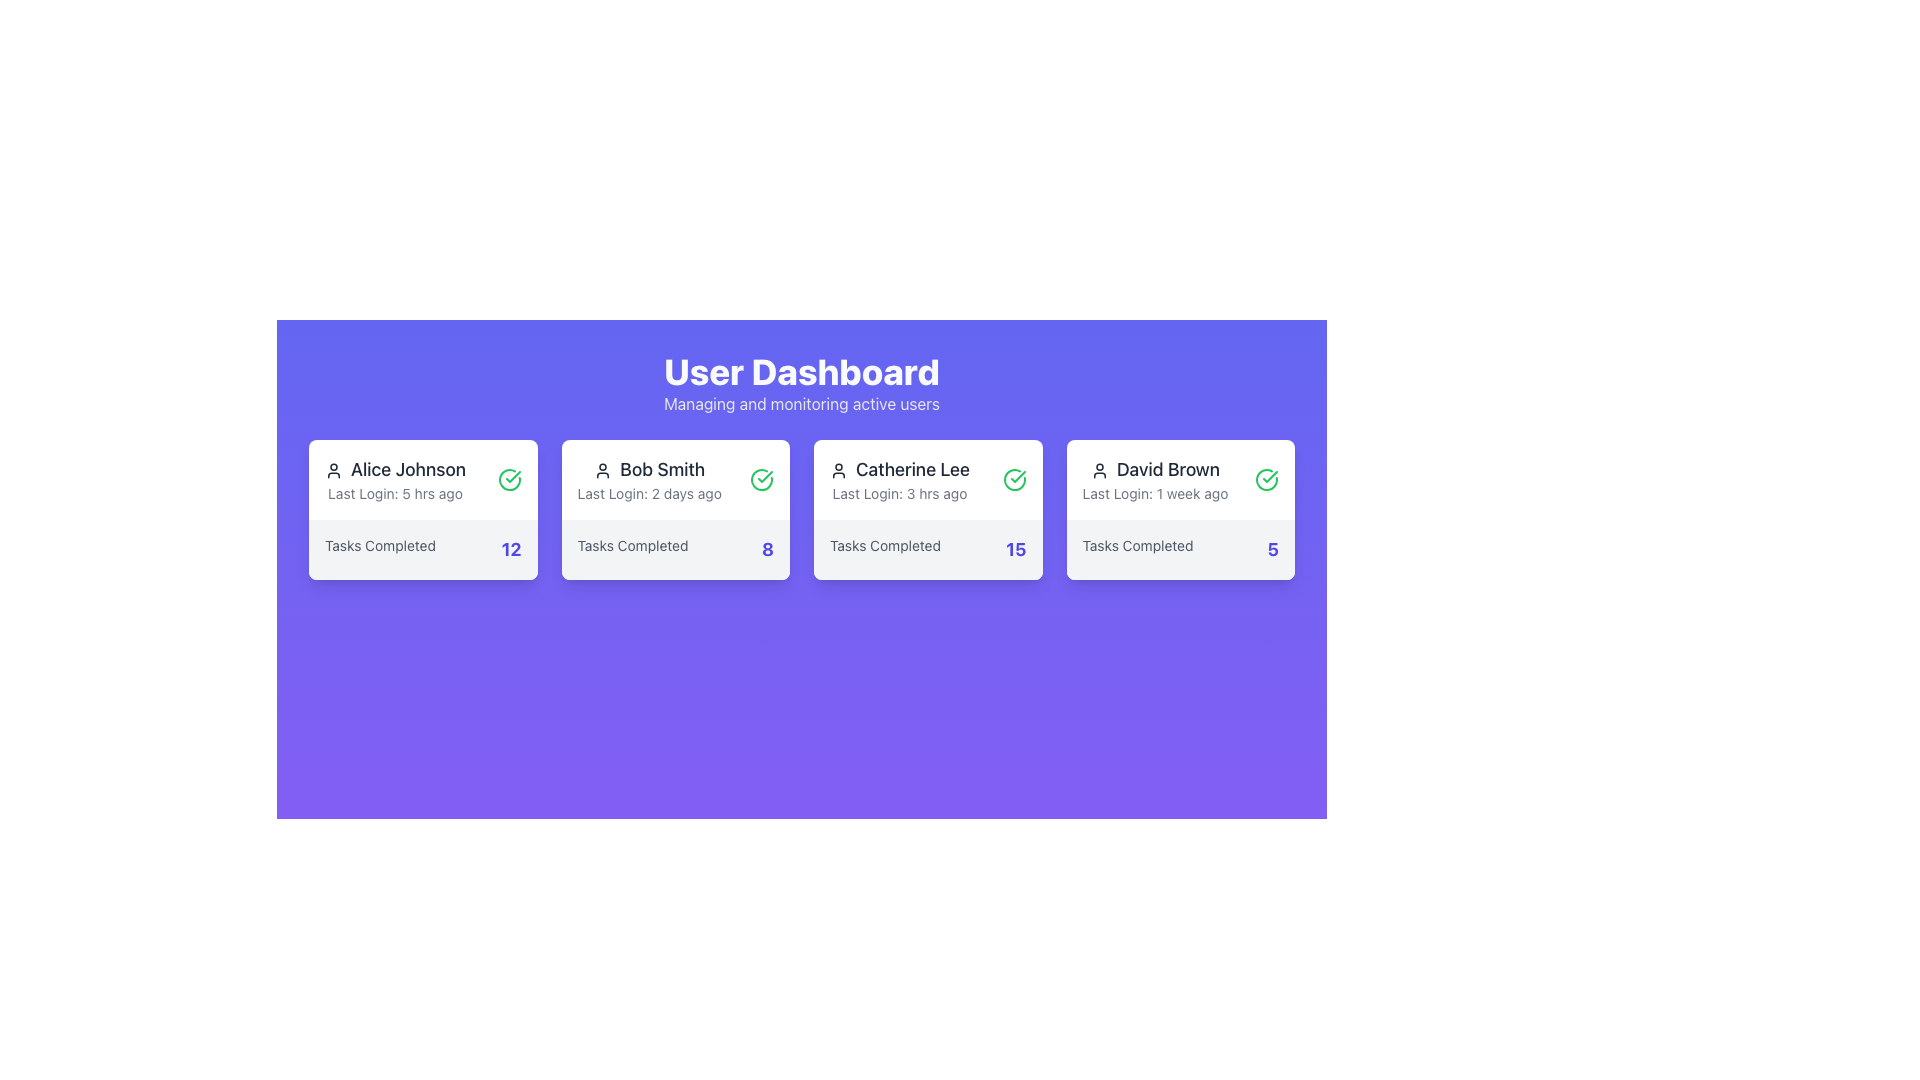 This screenshot has width=1920, height=1080. What do you see at coordinates (380, 550) in the screenshot?
I see `'Tasks Completed' label, which is a small, gray textual label located at the bottom of the leftmost user information card in the dashboard interface` at bounding box center [380, 550].